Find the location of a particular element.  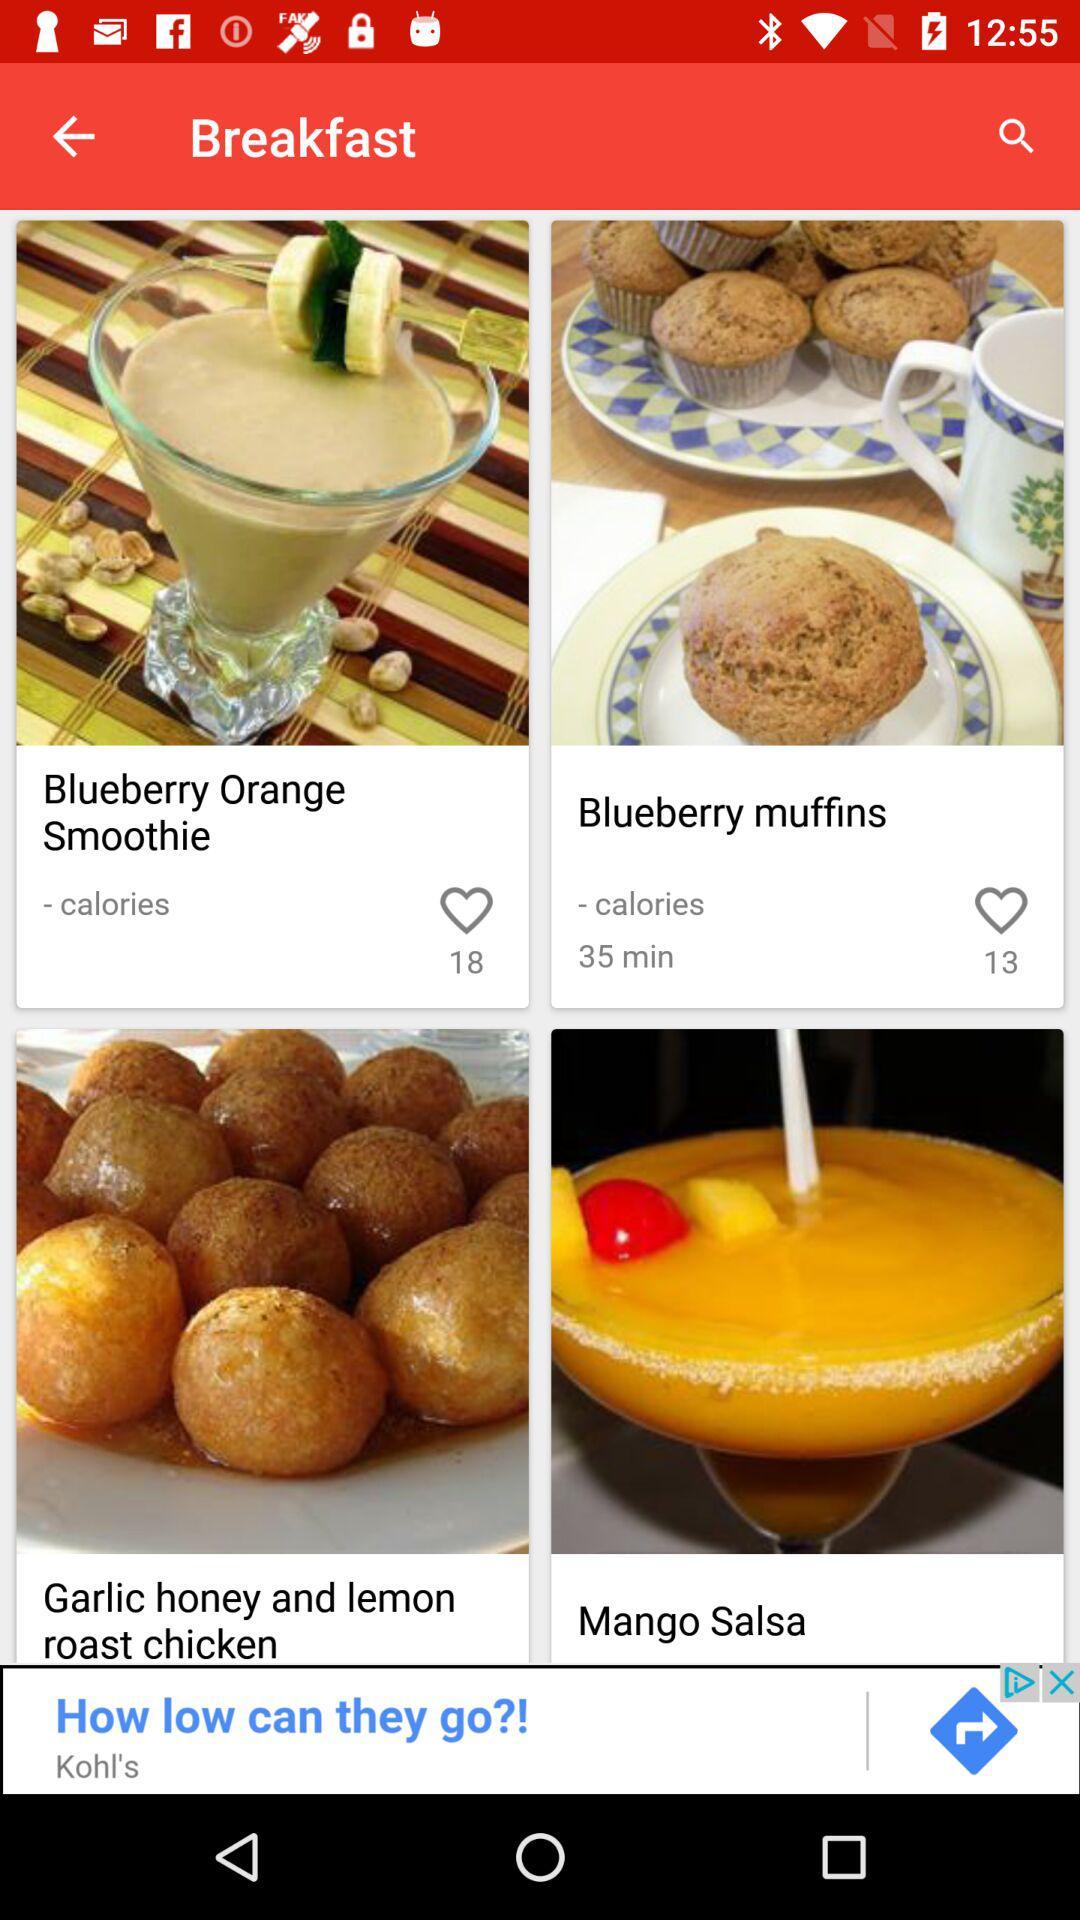

display picture is located at coordinates (272, 1291).